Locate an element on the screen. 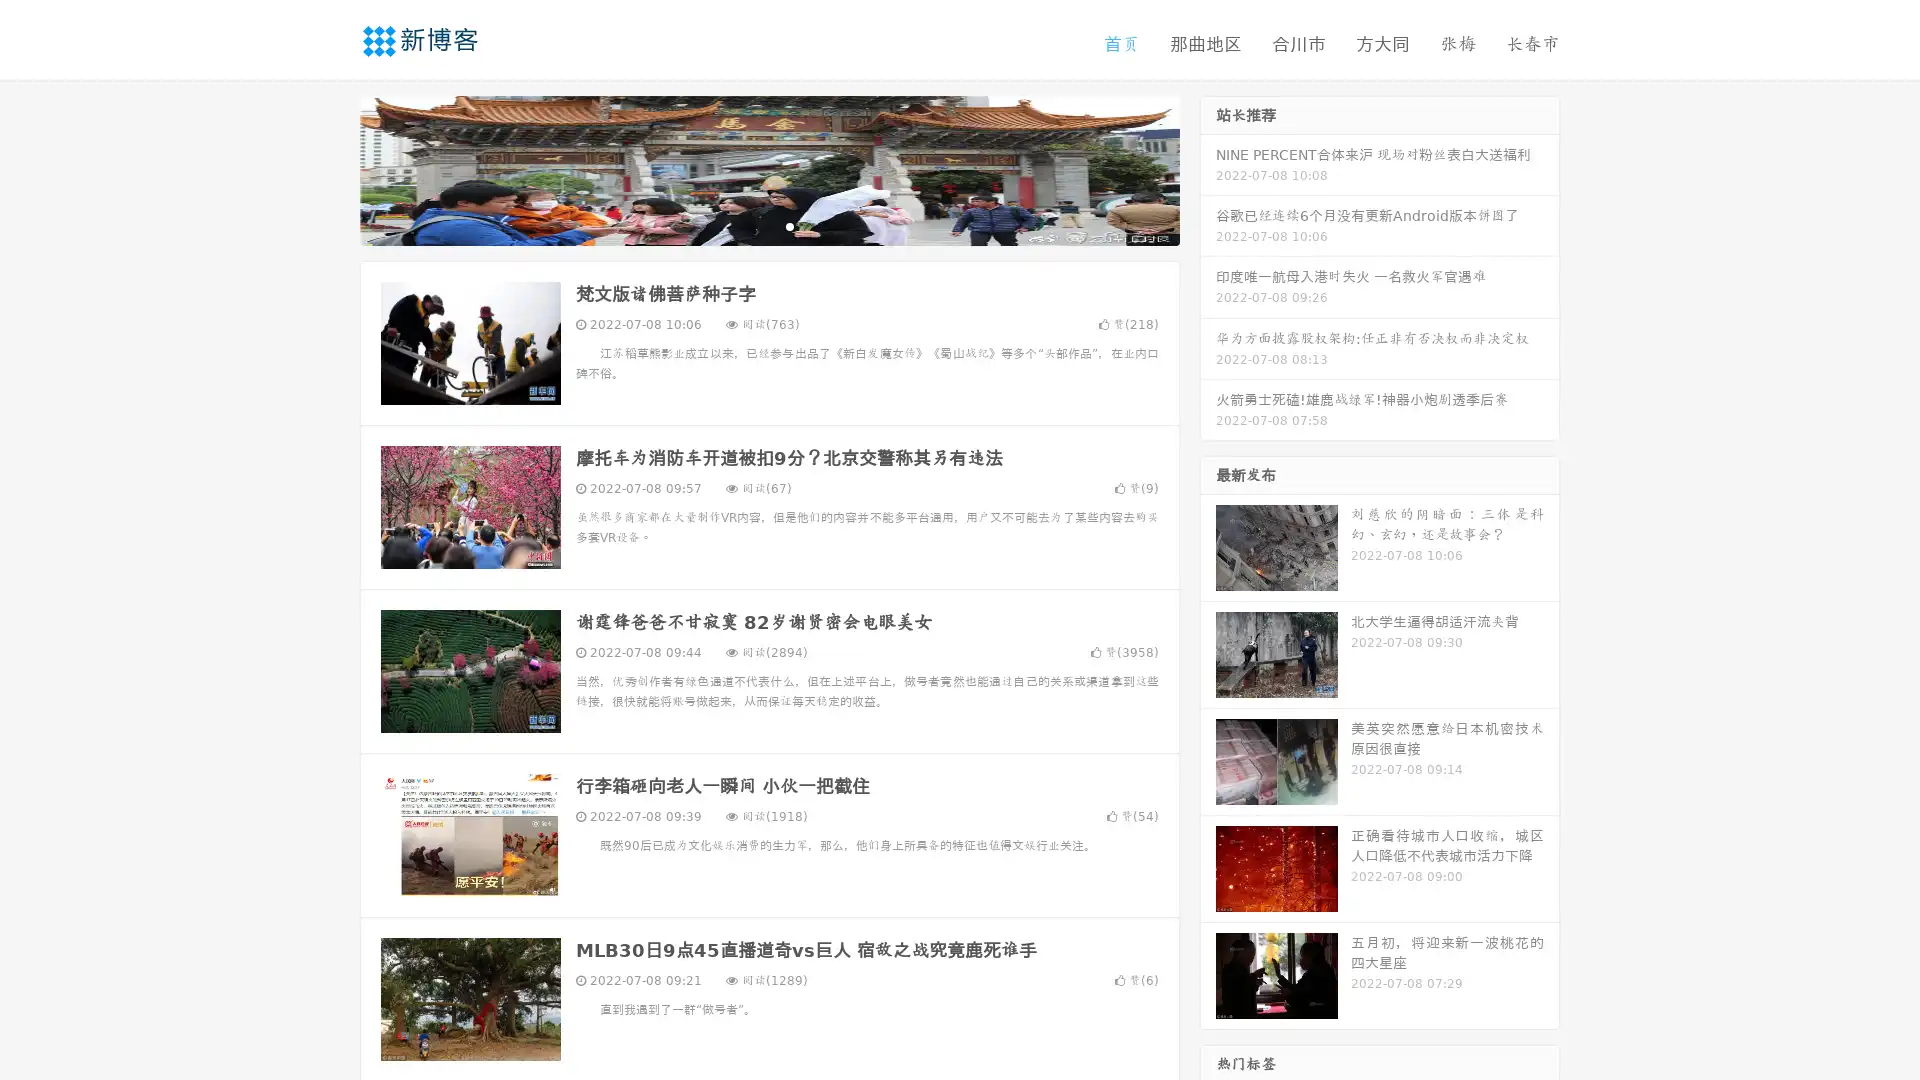 The image size is (1920, 1080). Next slide is located at coordinates (1208, 168).